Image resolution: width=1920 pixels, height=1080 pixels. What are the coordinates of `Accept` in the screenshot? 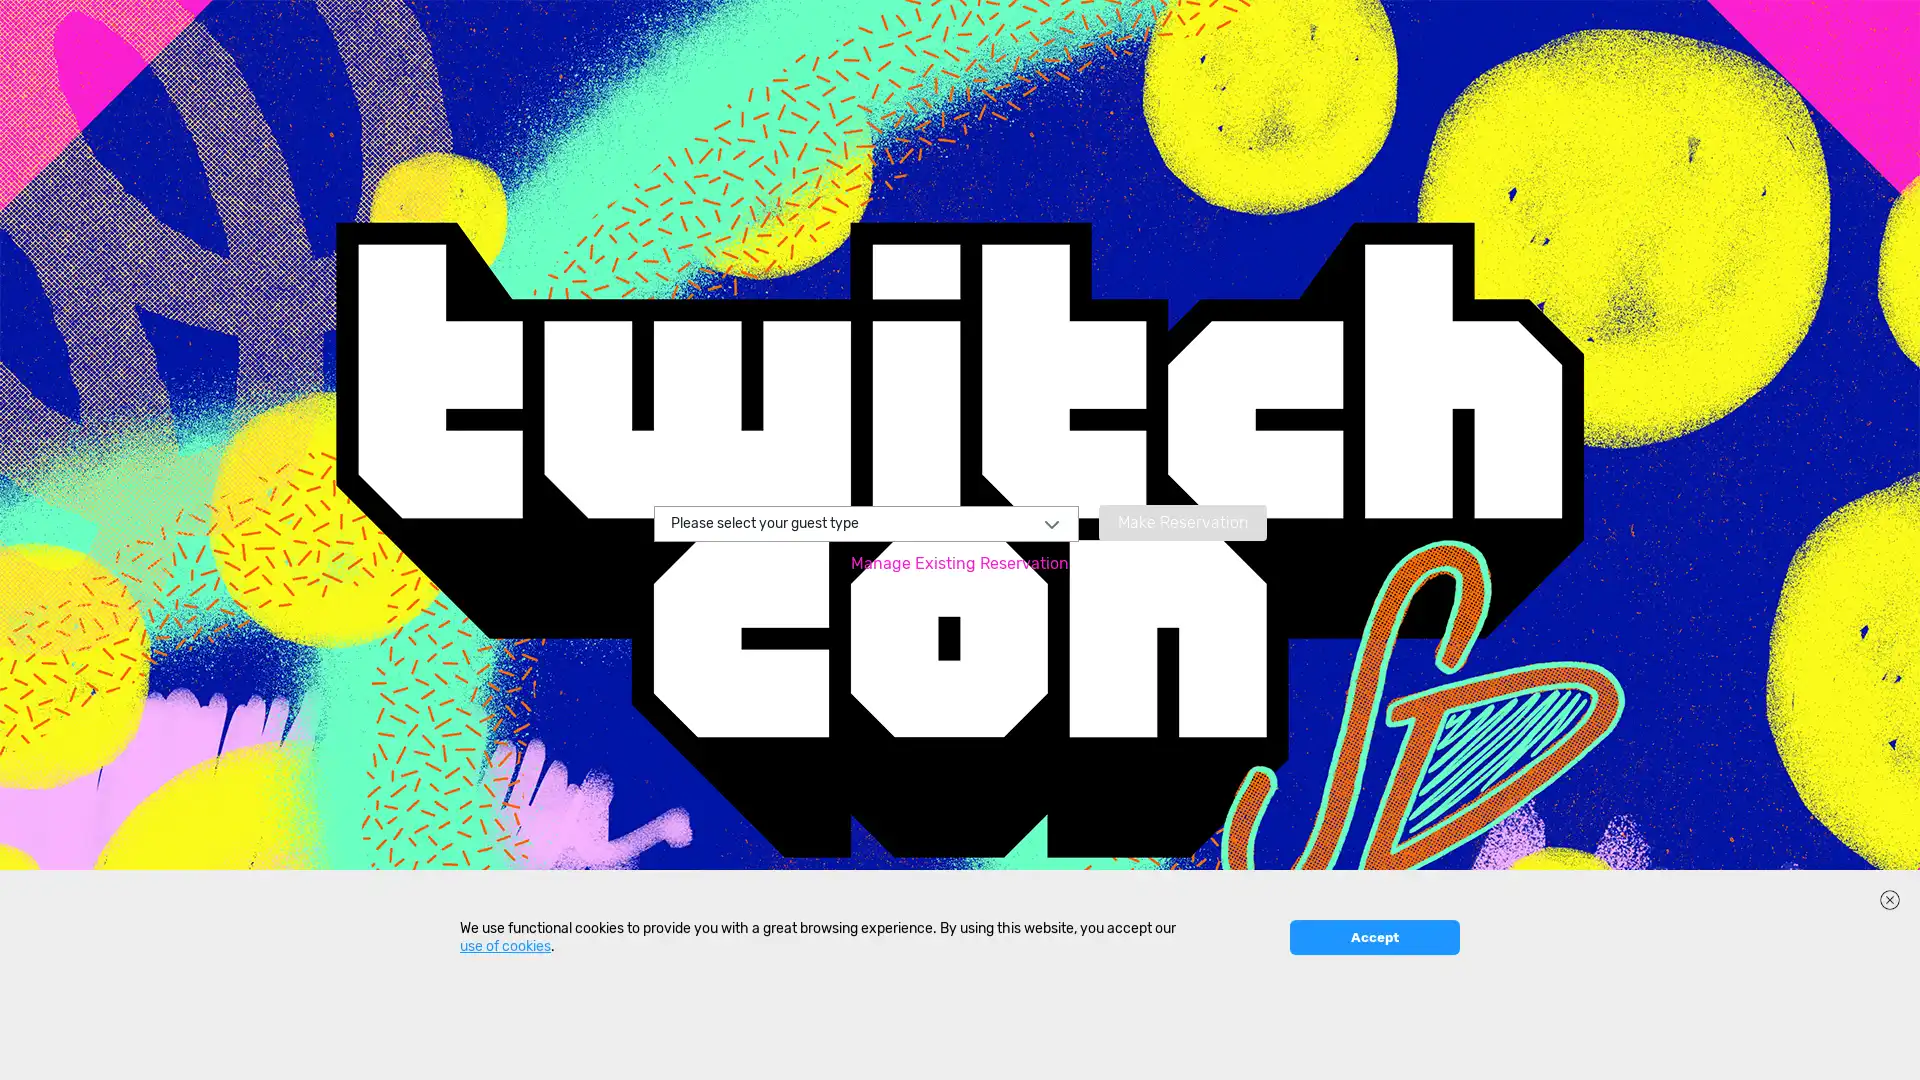 It's located at (1373, 1050).